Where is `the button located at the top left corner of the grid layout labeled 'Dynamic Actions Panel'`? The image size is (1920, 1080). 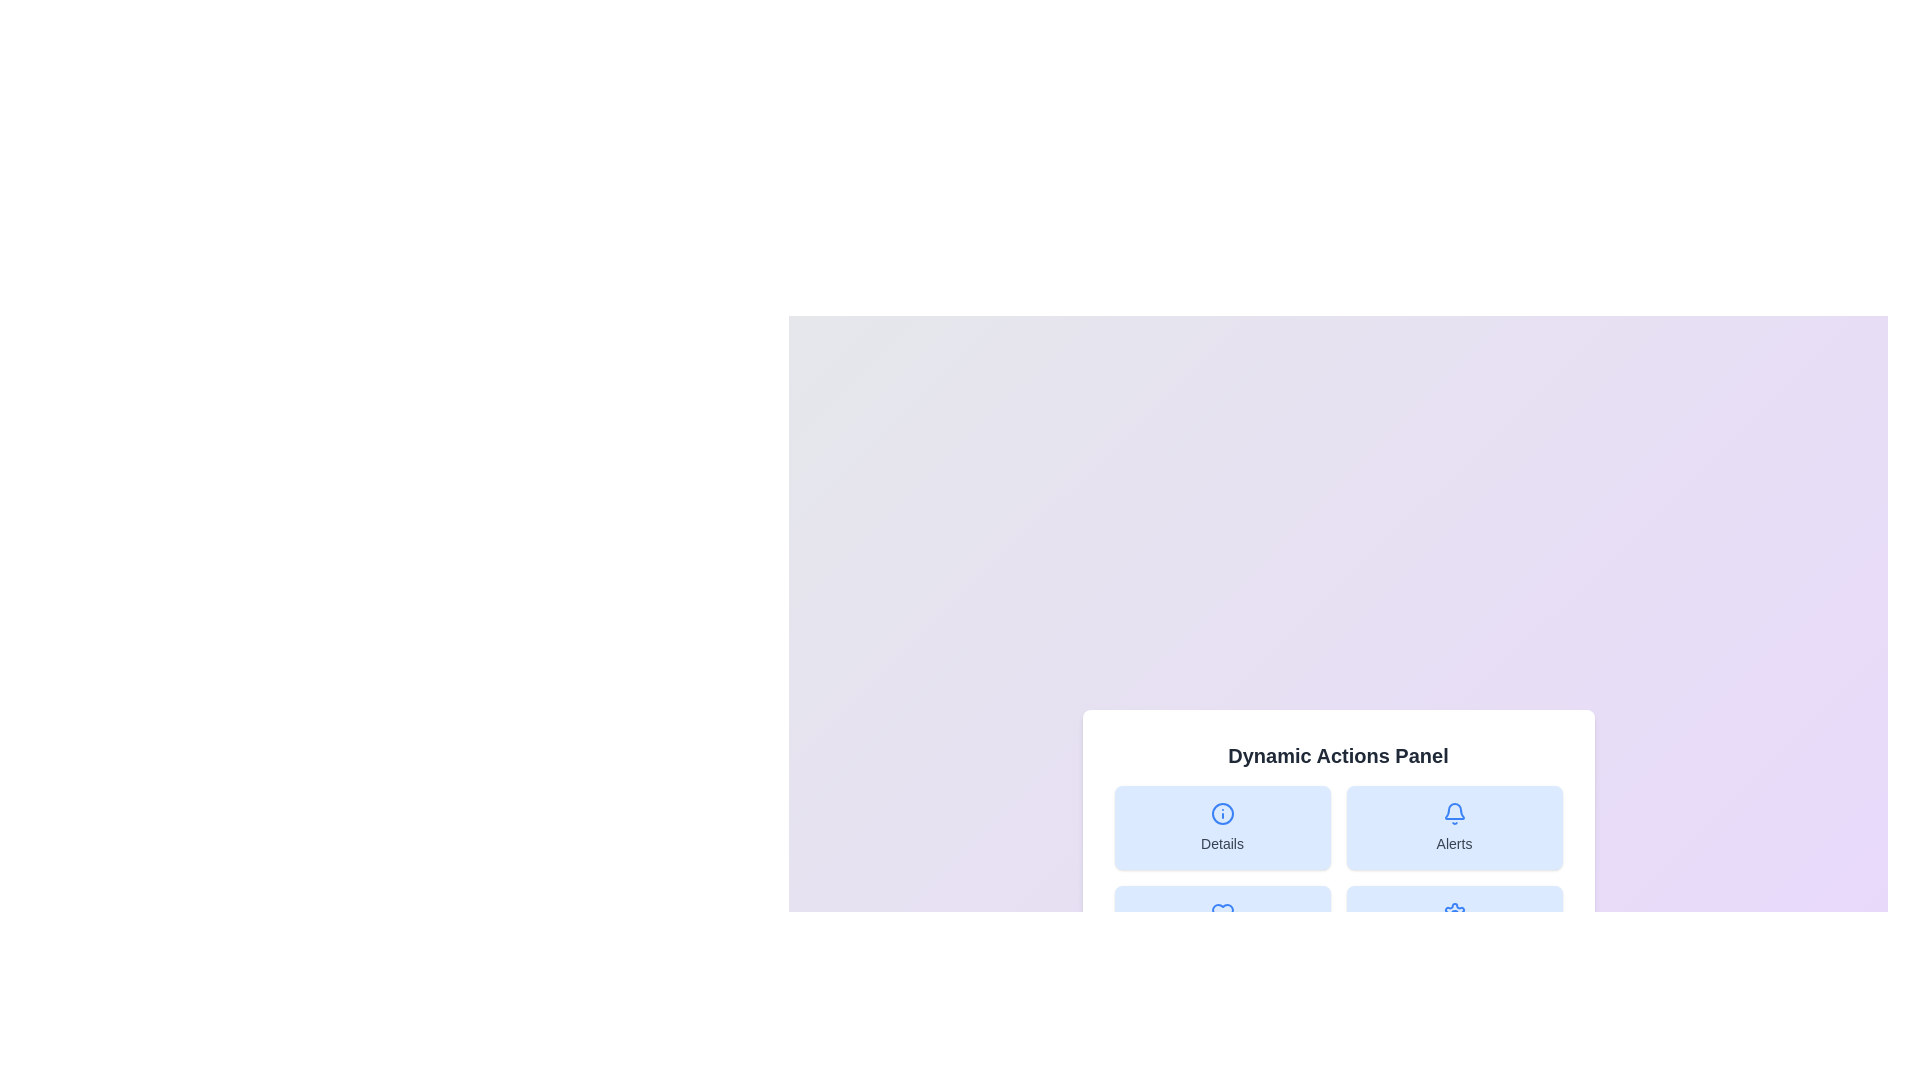 the button located at the top left corner of the grid layout labeled 'Dynamic Actions Panel' is located at coordinates (1221, 828).